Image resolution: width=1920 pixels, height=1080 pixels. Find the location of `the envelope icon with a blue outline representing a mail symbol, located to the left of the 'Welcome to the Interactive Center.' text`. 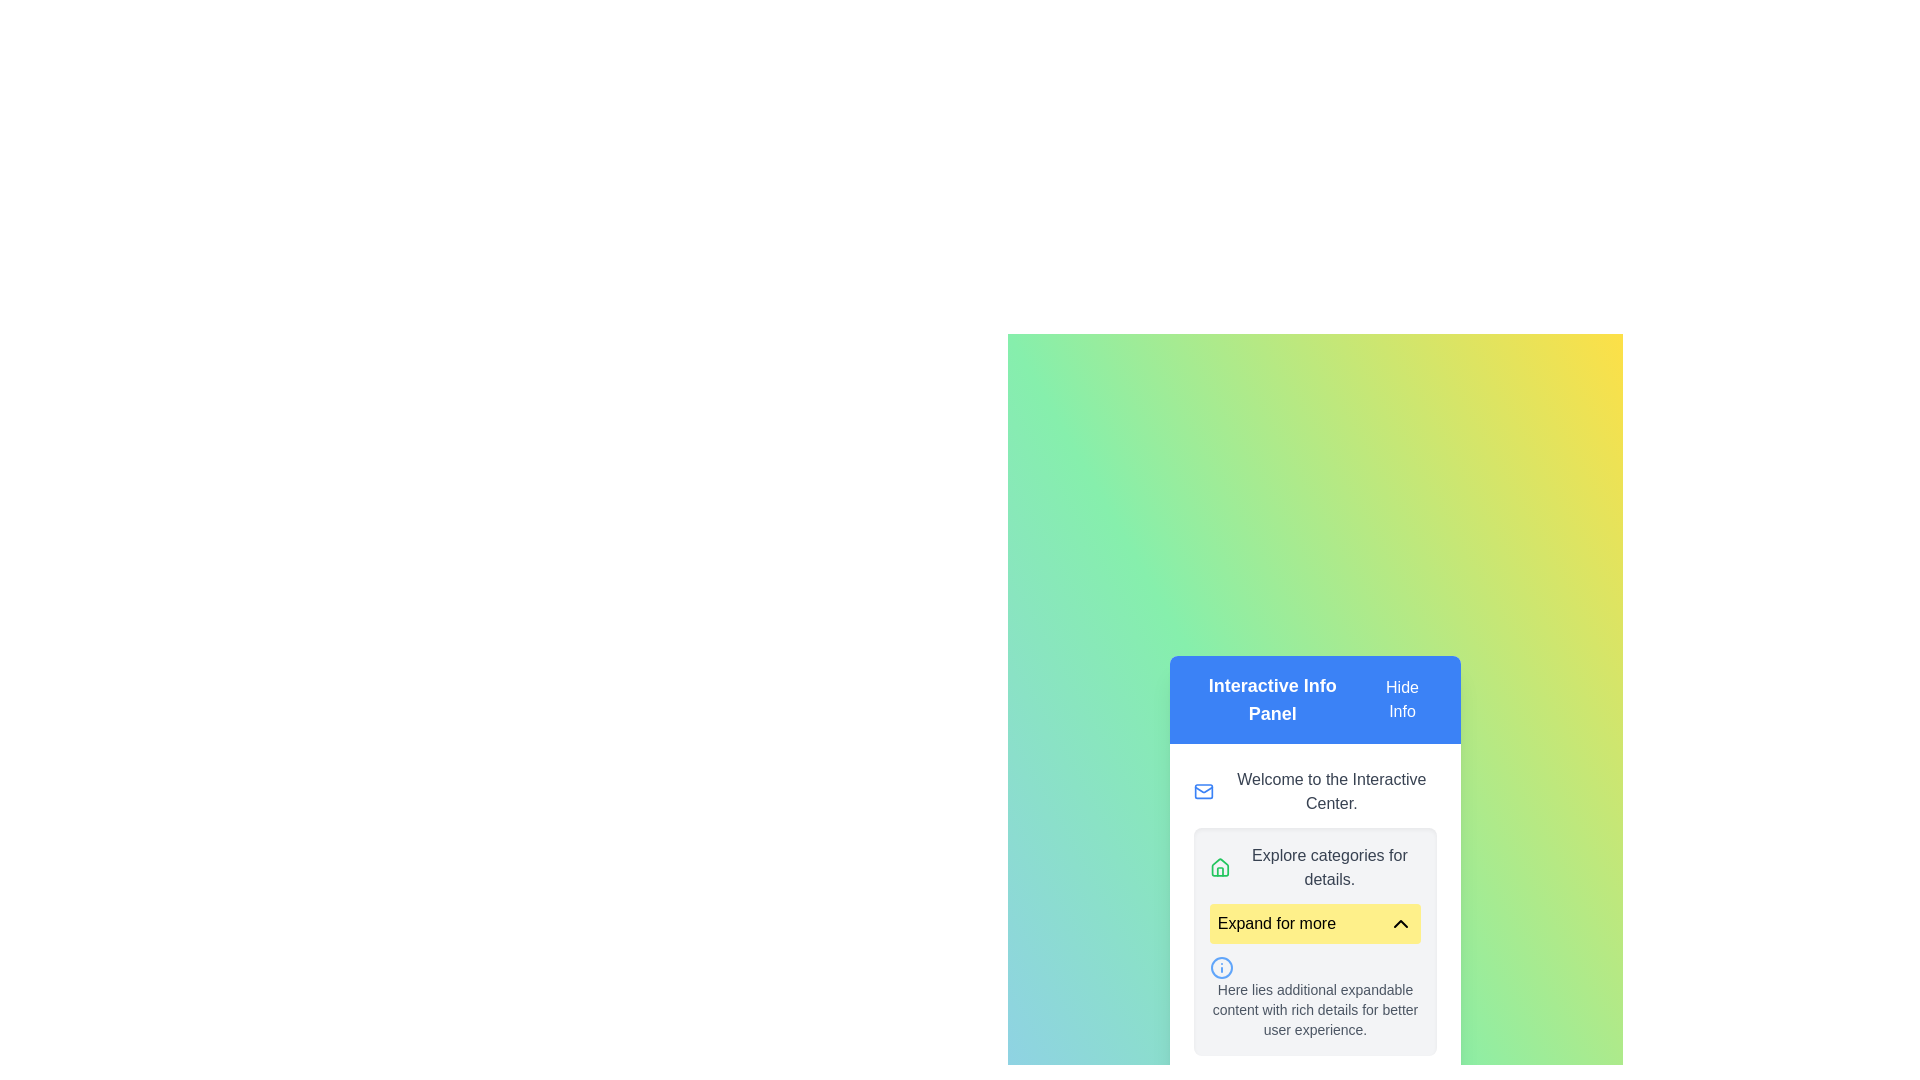

the envelope icon with a blue outline representing a mail symbol, located to the left of the 'Welcome to the Interactive Center.' text is located at coordinates (1203, 790).